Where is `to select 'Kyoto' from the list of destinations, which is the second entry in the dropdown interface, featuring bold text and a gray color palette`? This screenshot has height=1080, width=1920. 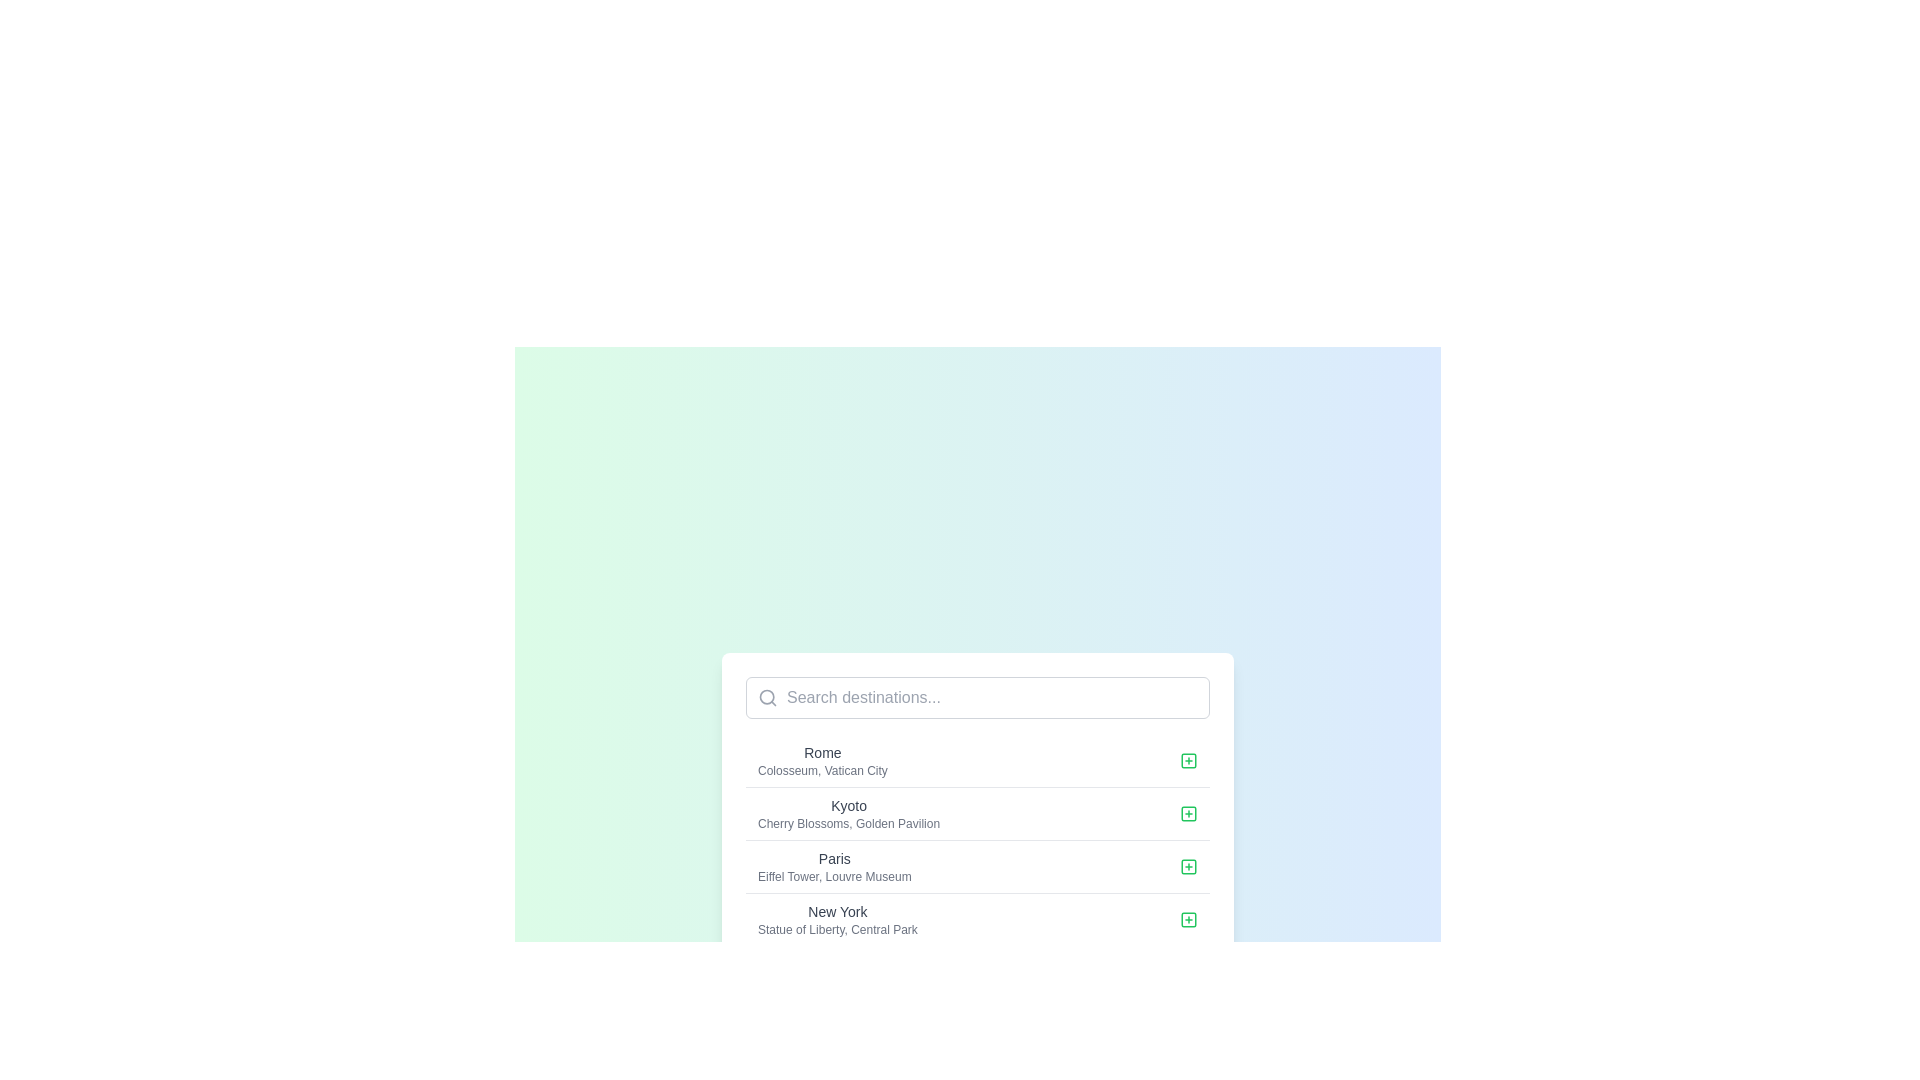
to select 'Kyoto' from the list of destinations, which is the second entry in the dropdown interface, featuring bold text and a gray color palette is located at coordinates (849, 813).